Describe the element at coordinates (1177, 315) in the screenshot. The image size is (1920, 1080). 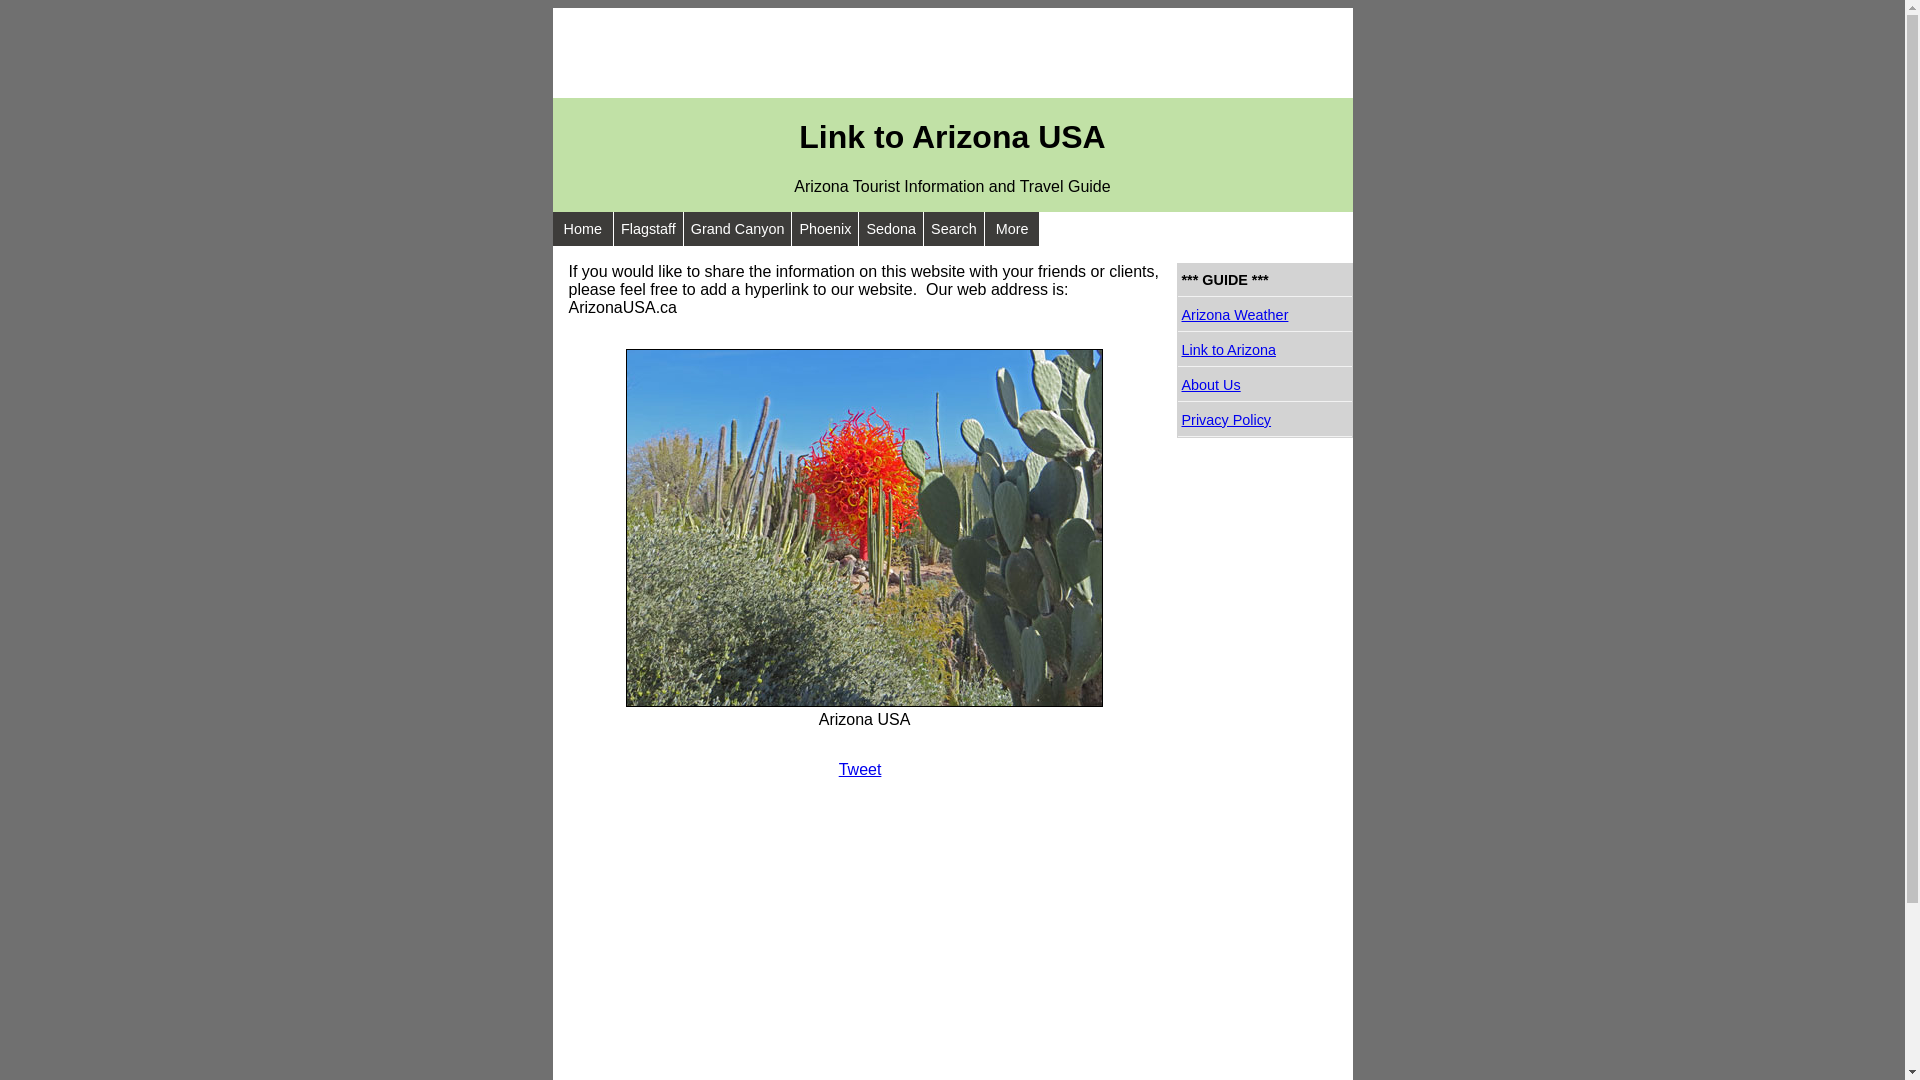
I see `'Arizona Weather'` at that location.